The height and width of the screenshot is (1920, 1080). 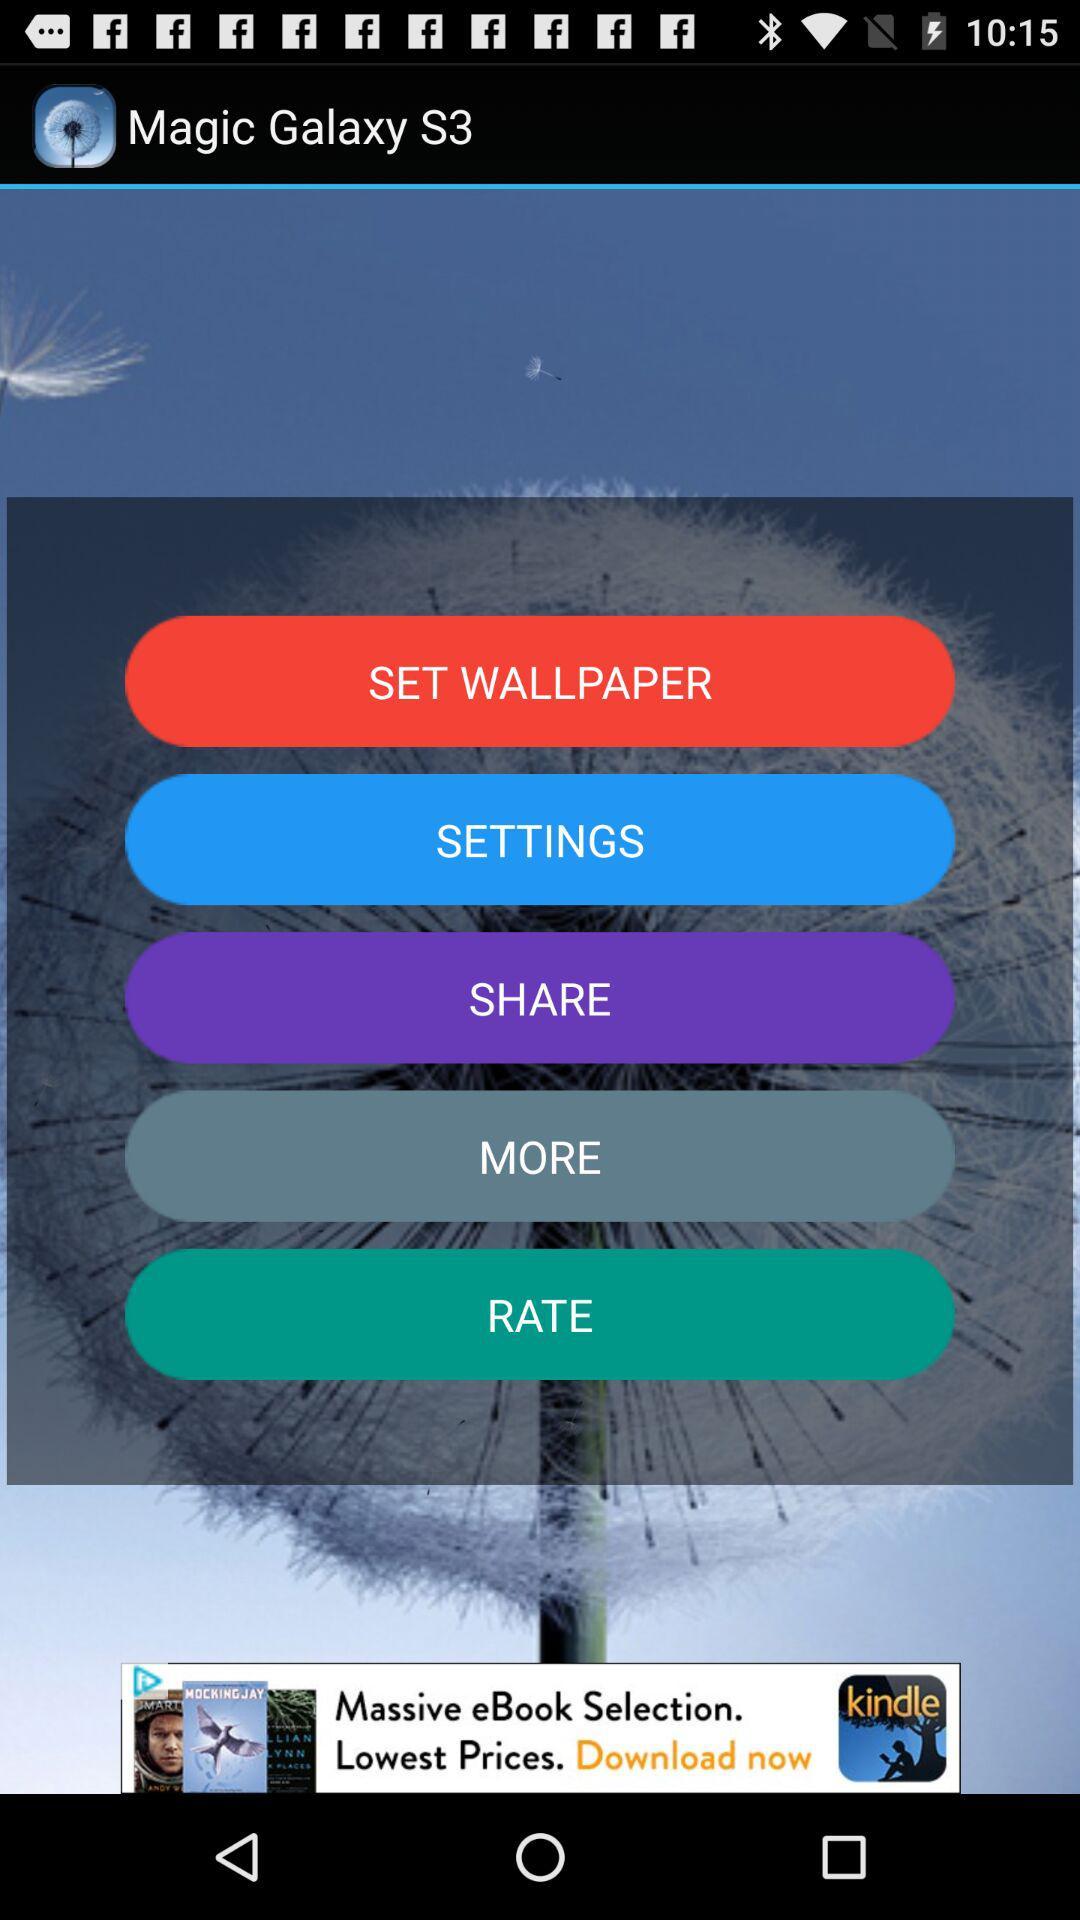 I want to click on click advertisement, so click(x=540, y=1727).